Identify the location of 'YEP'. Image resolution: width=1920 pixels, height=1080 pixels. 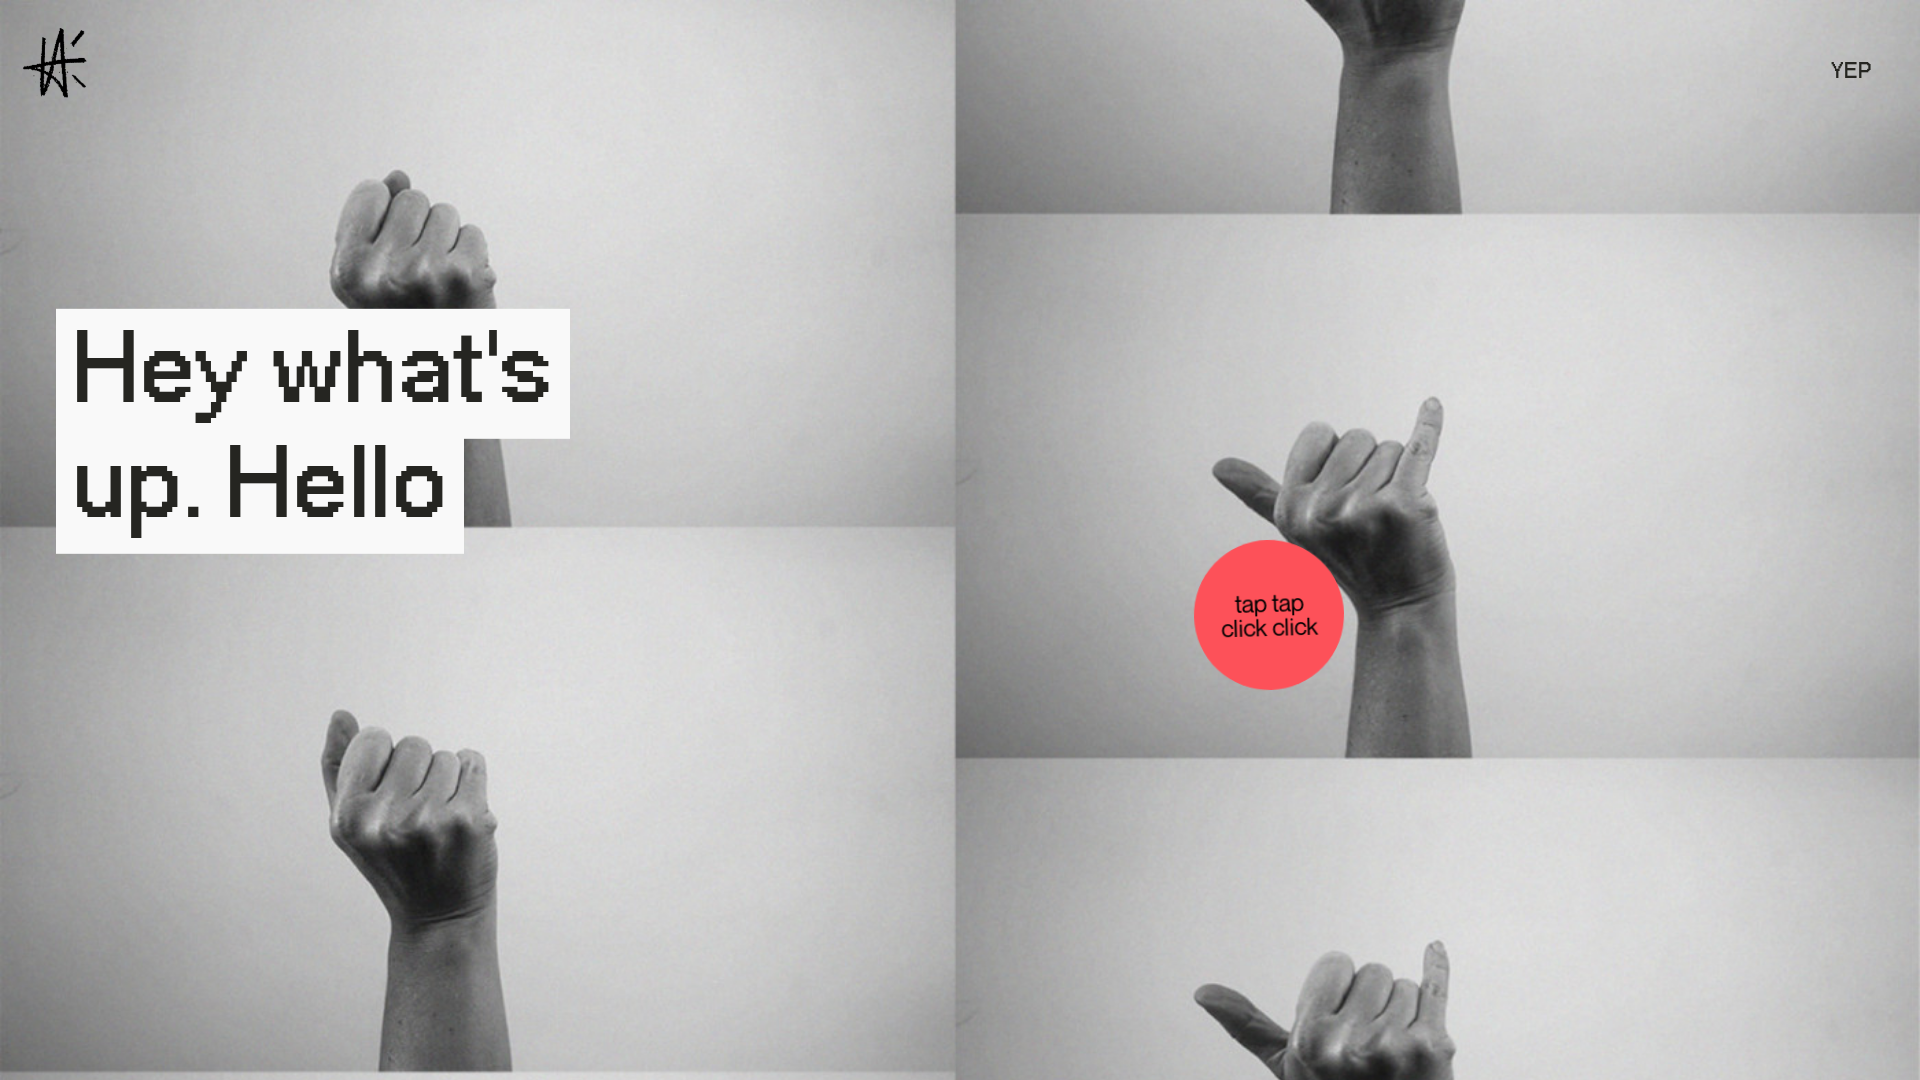
(1850, 71).